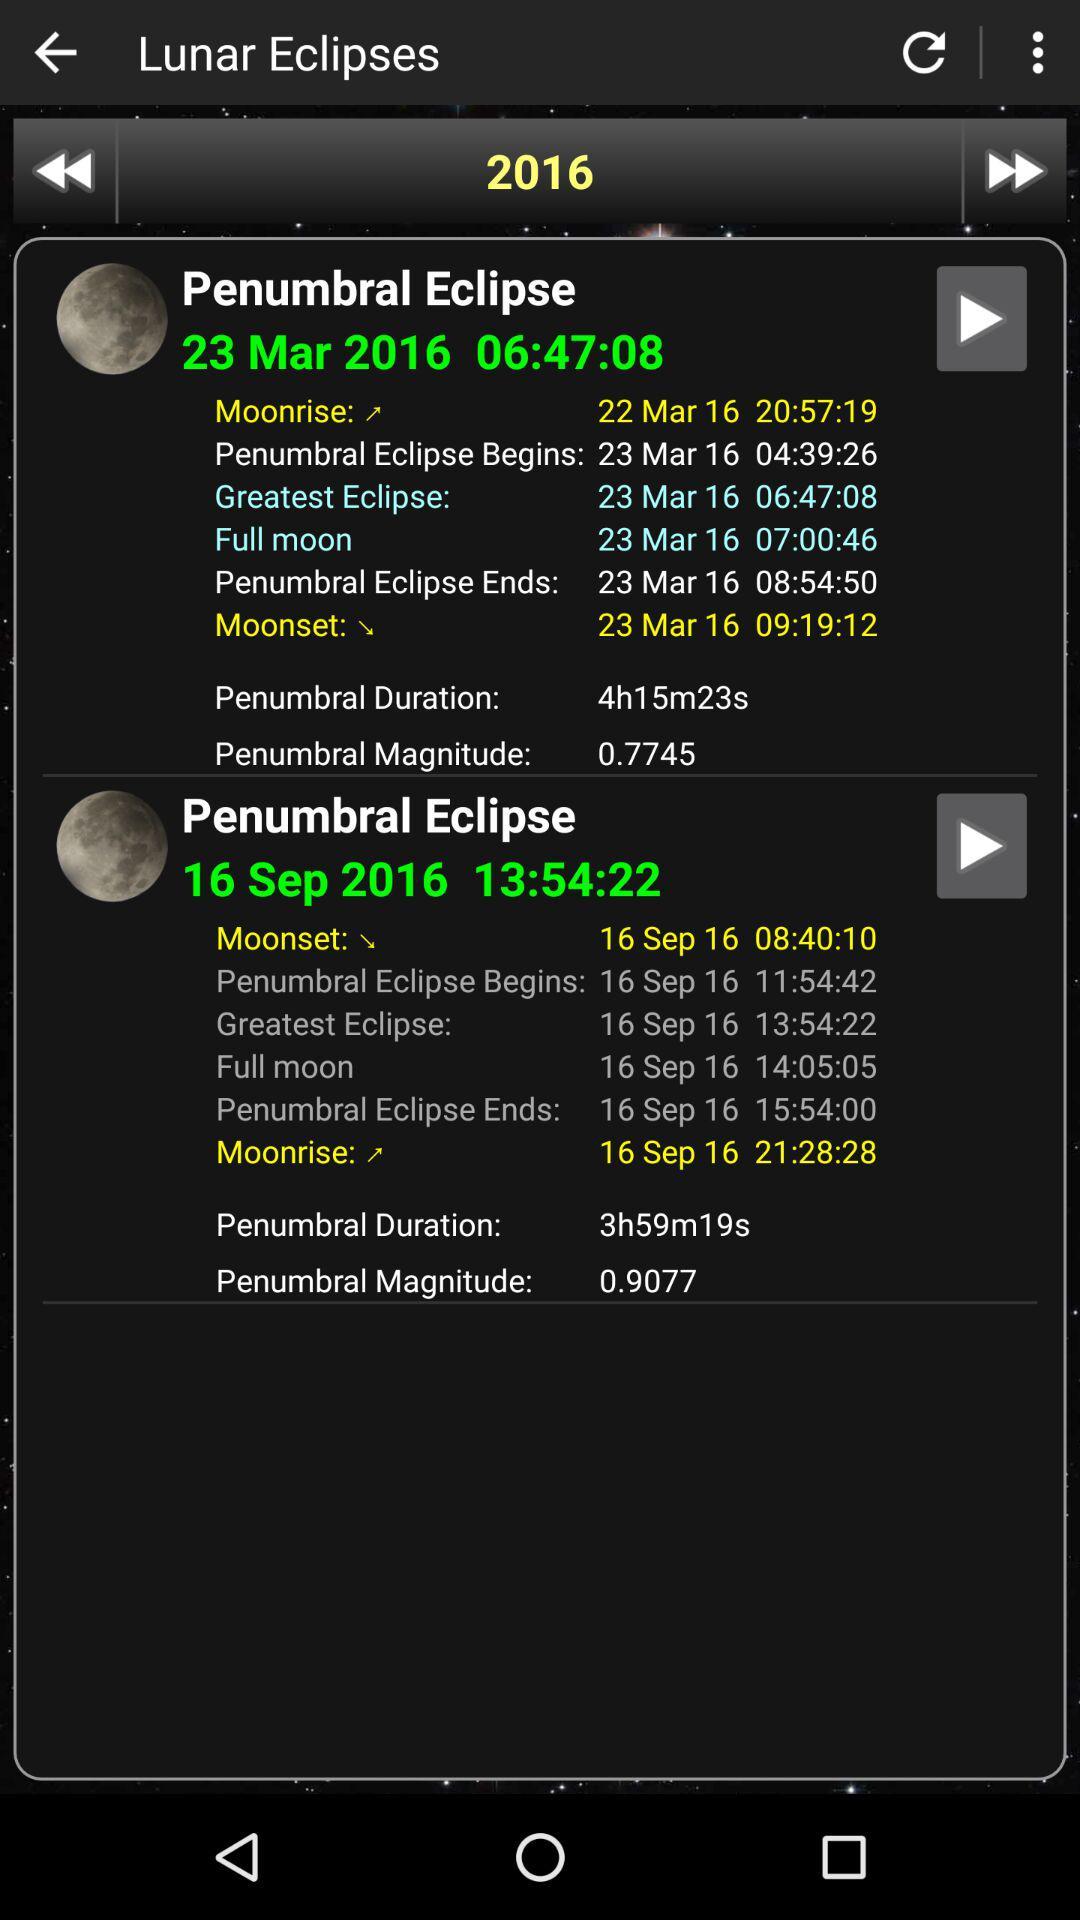 This screenshot has height=1920, width=1080. Describe the element at coordinates (54, 52) in the screenshot. I see `the arrow_backward icon` at that location.